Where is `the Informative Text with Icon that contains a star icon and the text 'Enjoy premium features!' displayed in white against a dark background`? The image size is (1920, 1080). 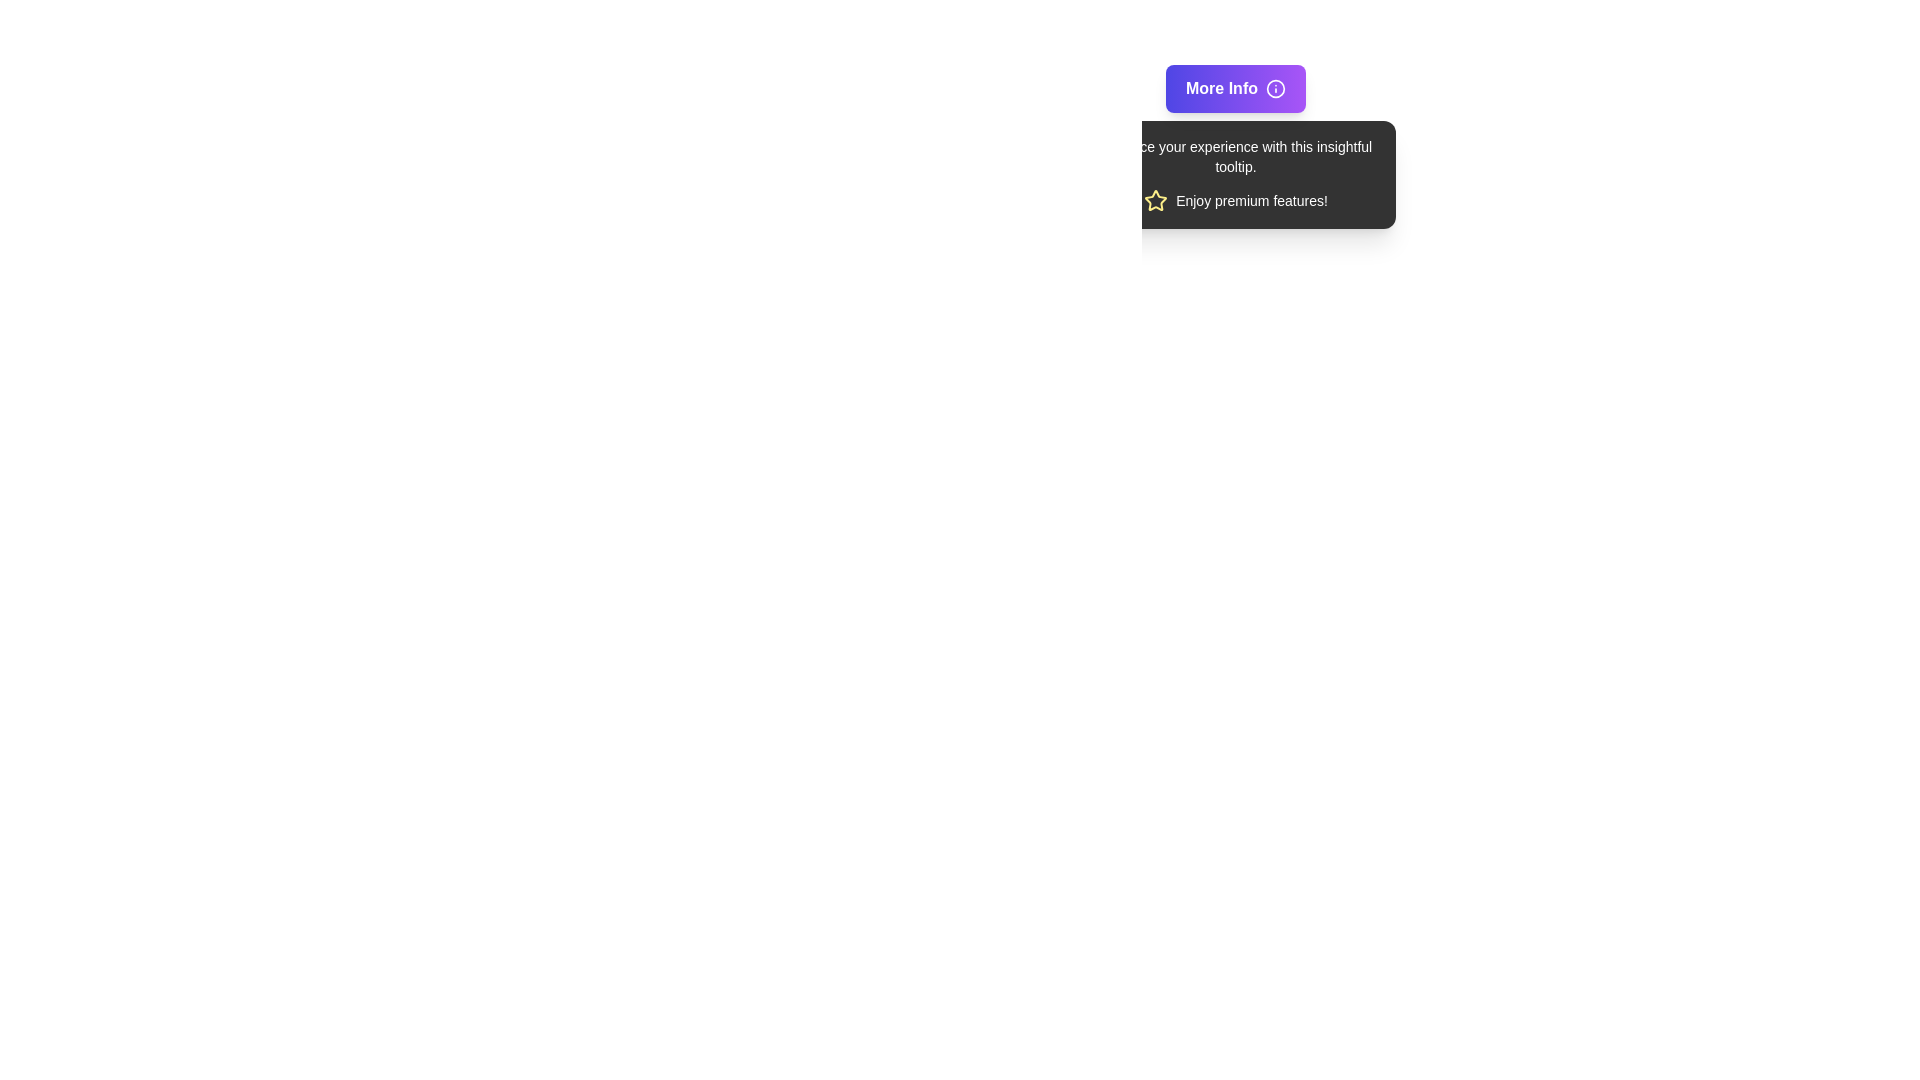 the Informative Text with Icon that contains a star icon and the text 'Enjoy premium features!' displayed in white against a dark background is located at coordinates (1235, 200).